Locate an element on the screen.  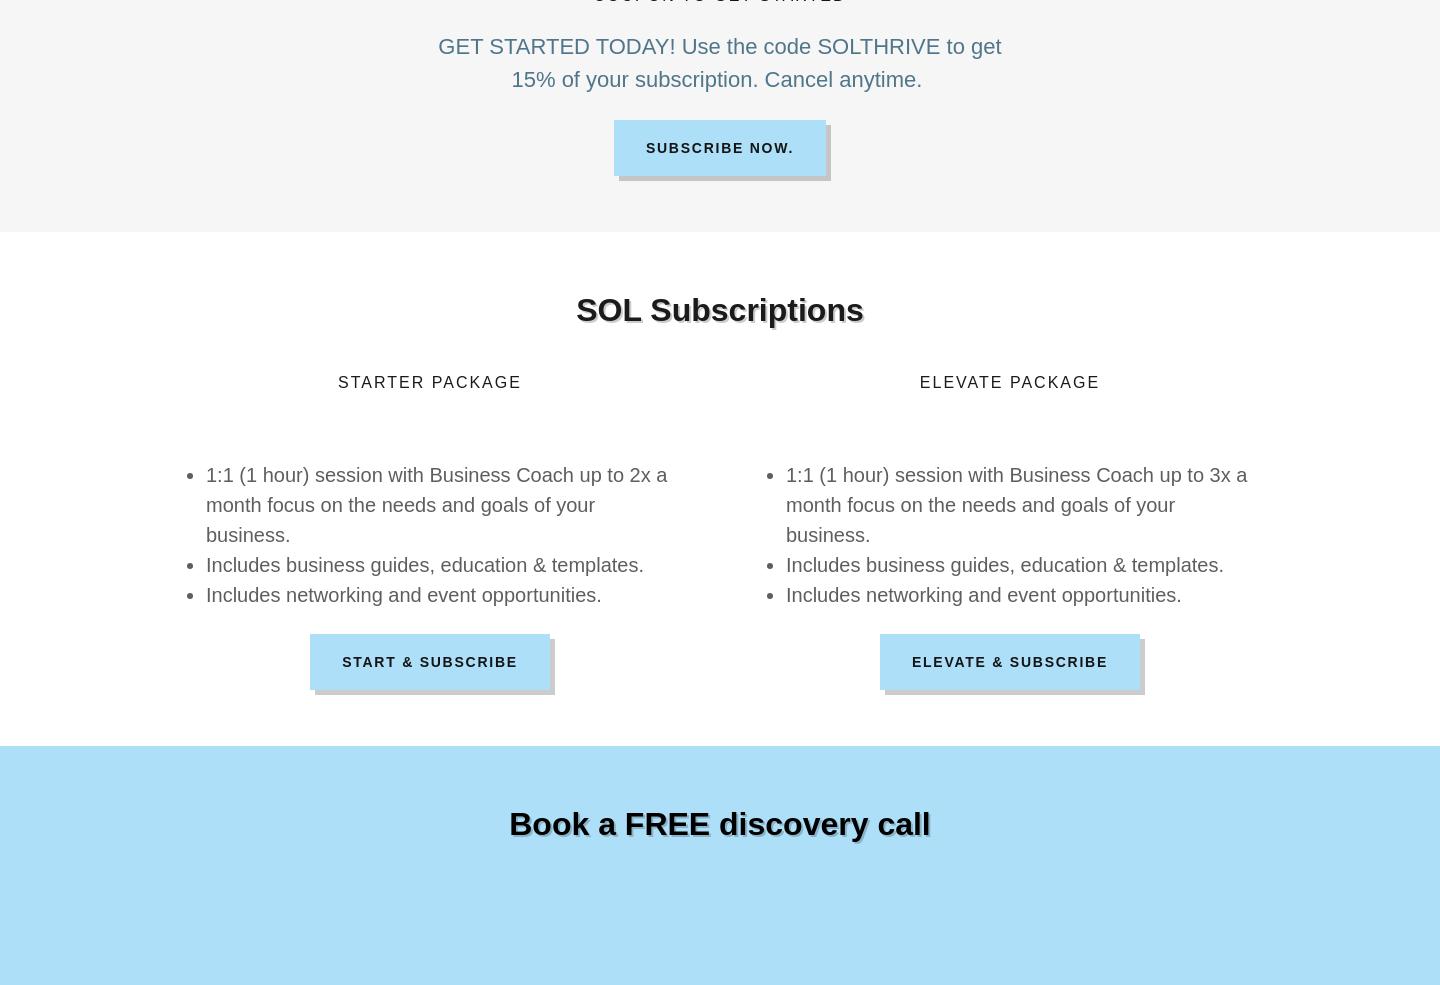
'Subscribe now.' is located at coordinates (719, 148).